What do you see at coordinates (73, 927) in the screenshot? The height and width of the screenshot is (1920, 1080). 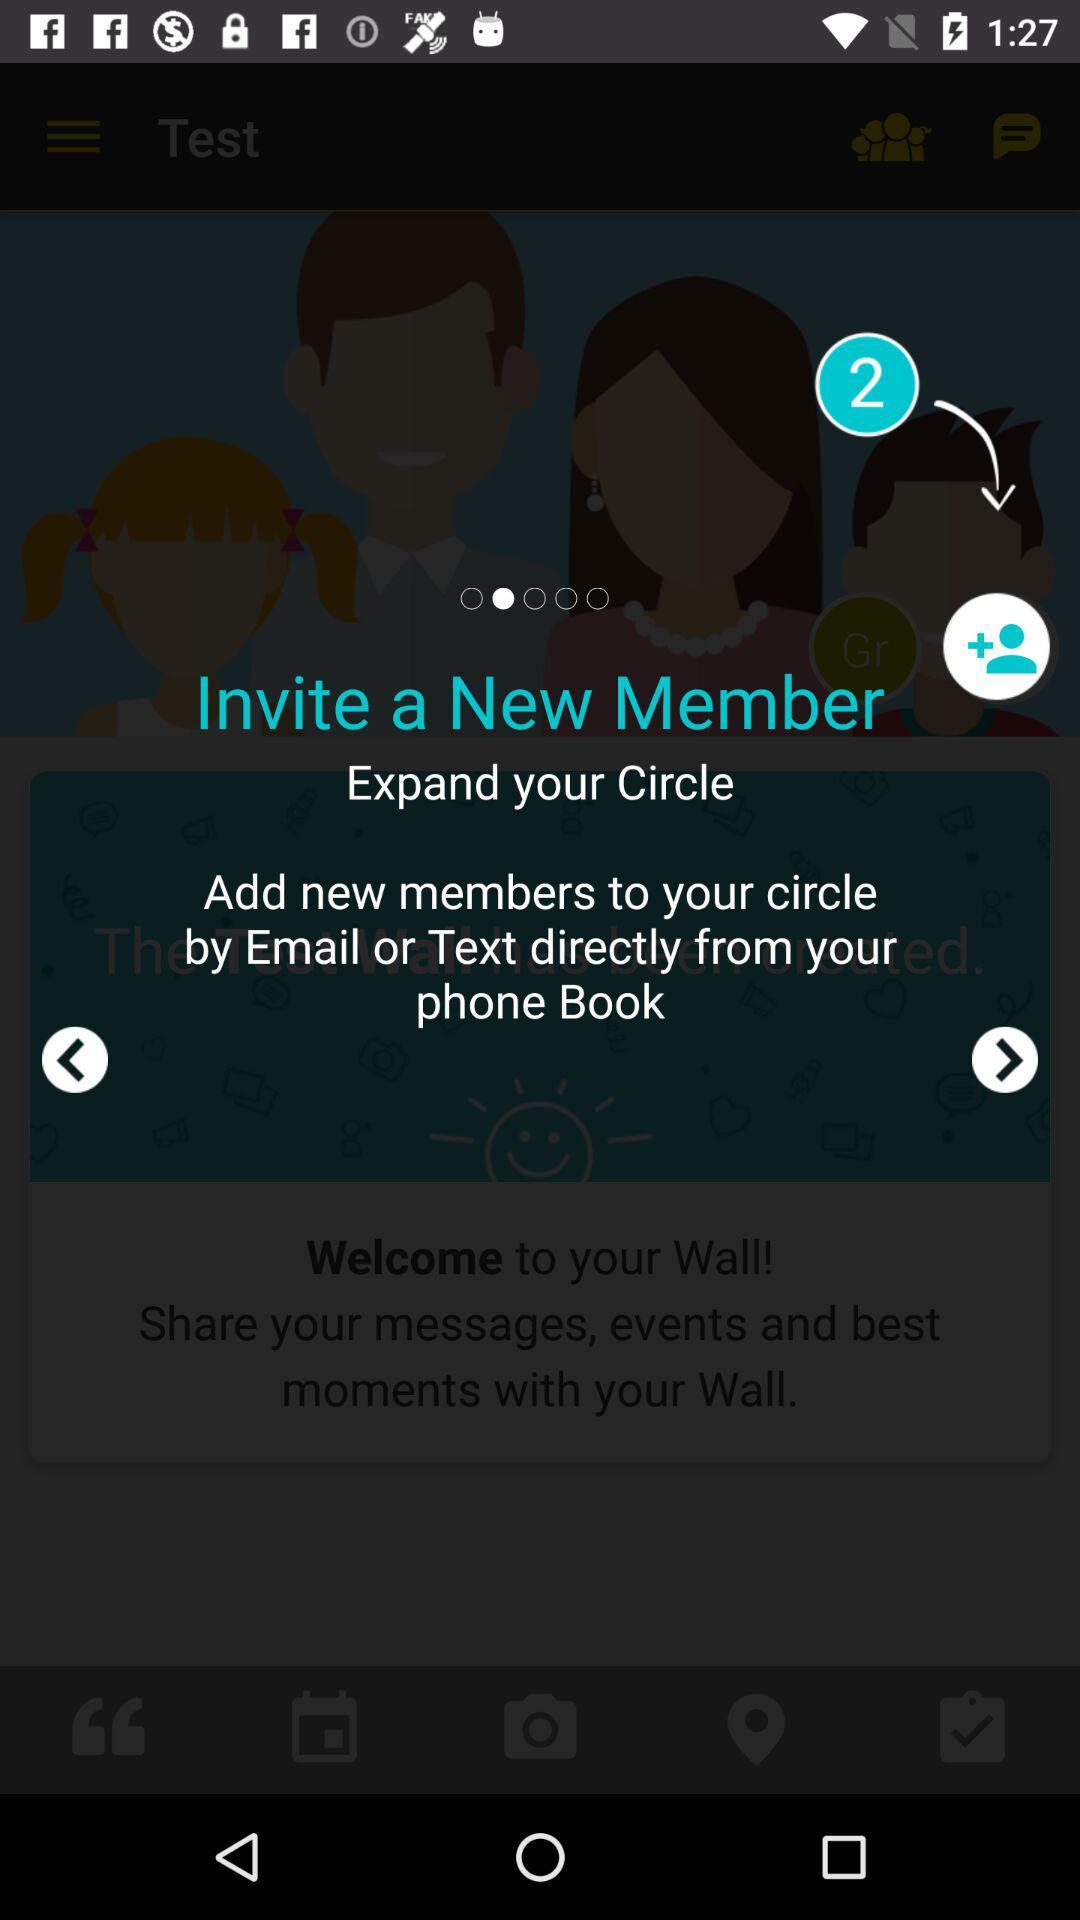 I see `item next to the expand your circle` at bounding box center [73, 927].